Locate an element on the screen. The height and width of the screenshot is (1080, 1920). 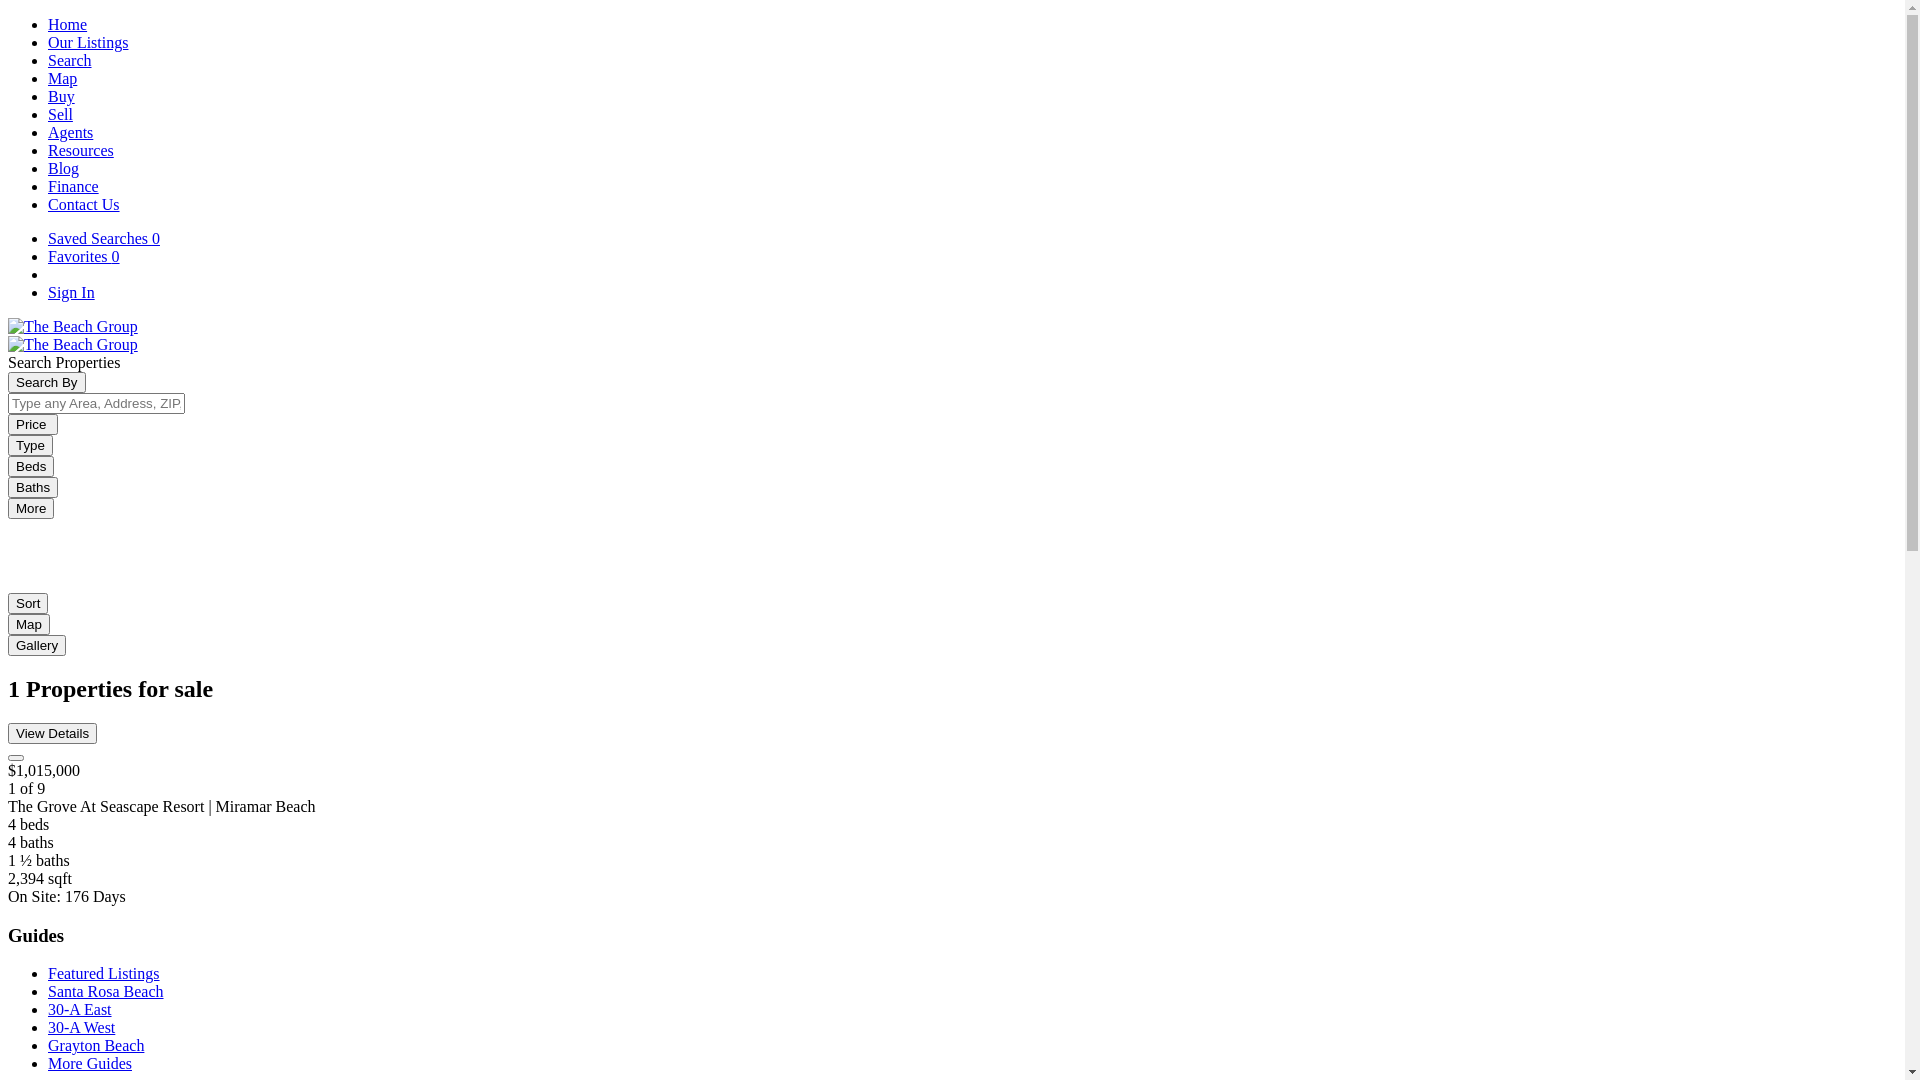
'30-A West' is located at coordinates (80, 1027).